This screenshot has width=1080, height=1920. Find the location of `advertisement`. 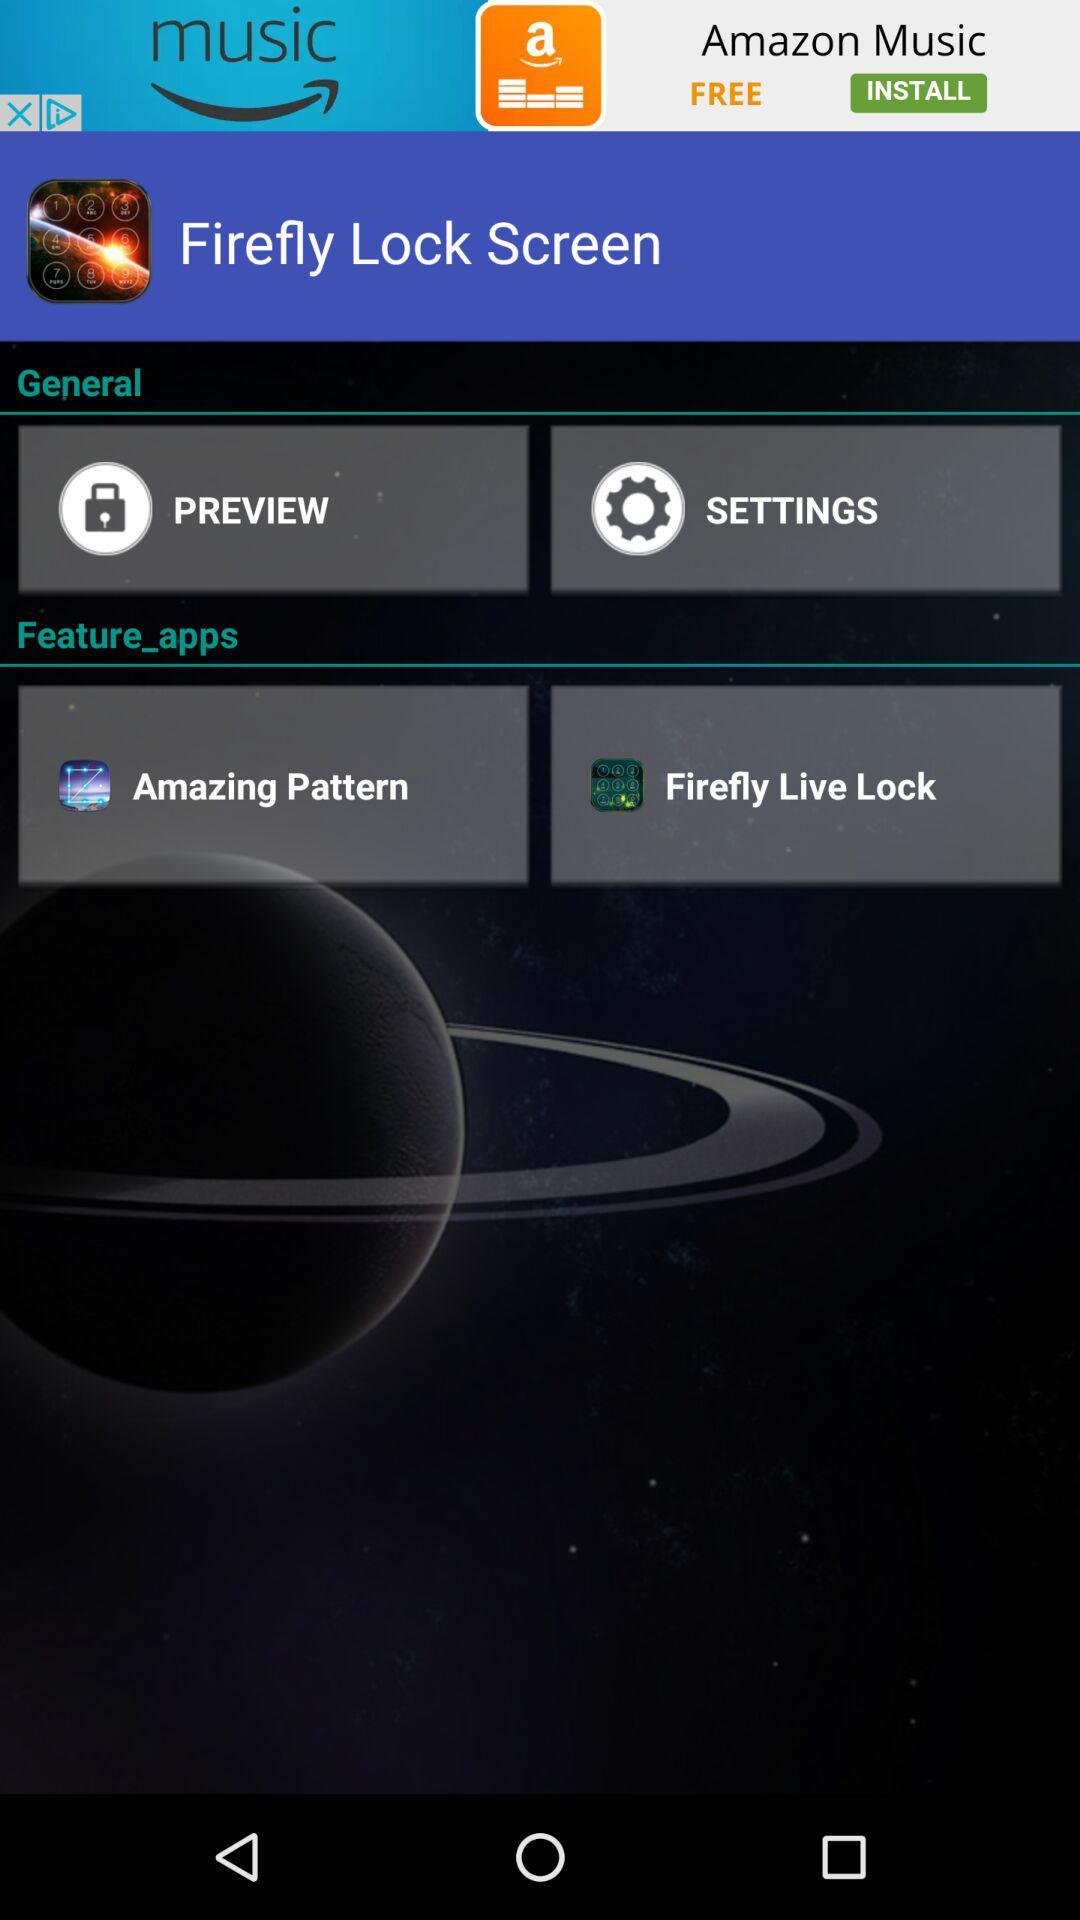

advertisement is located at coordinates (540, 65).